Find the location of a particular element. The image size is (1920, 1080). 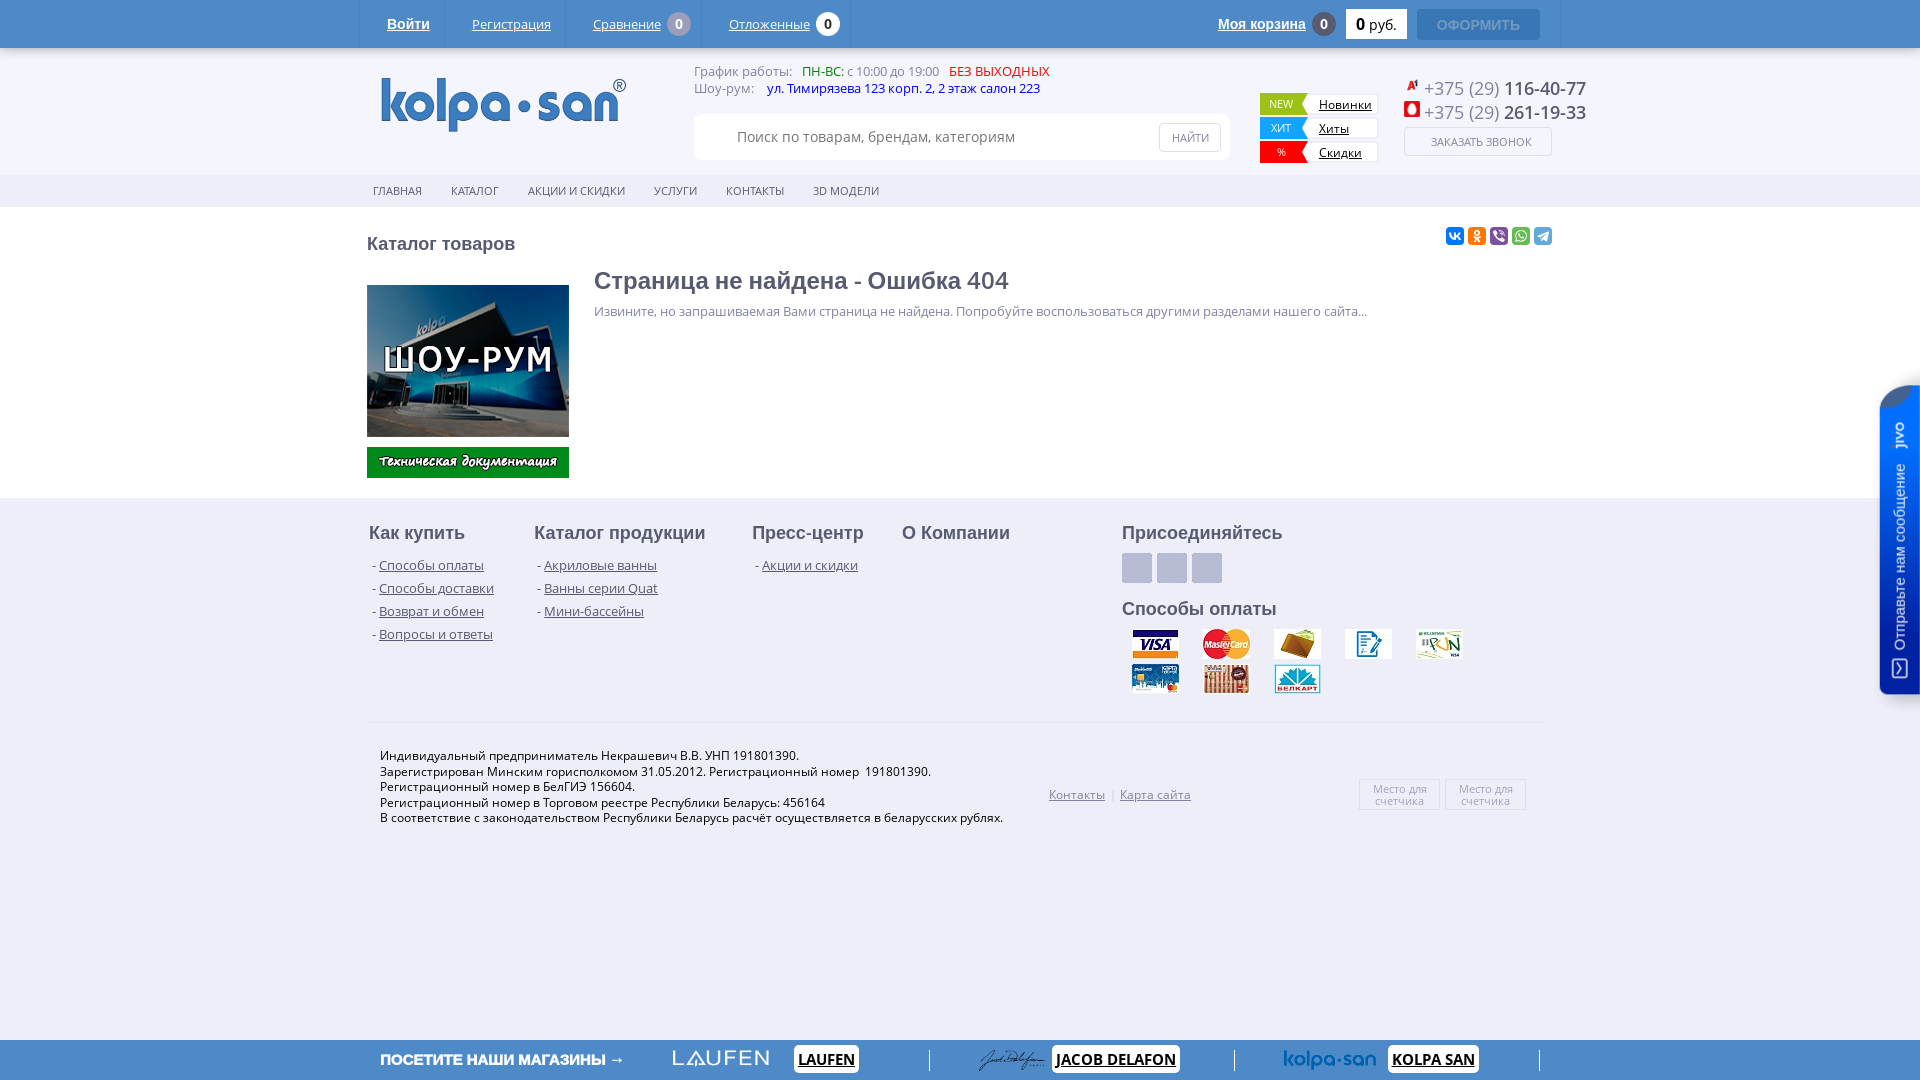

'MasterCard' is located at coordinates (1224, 644).